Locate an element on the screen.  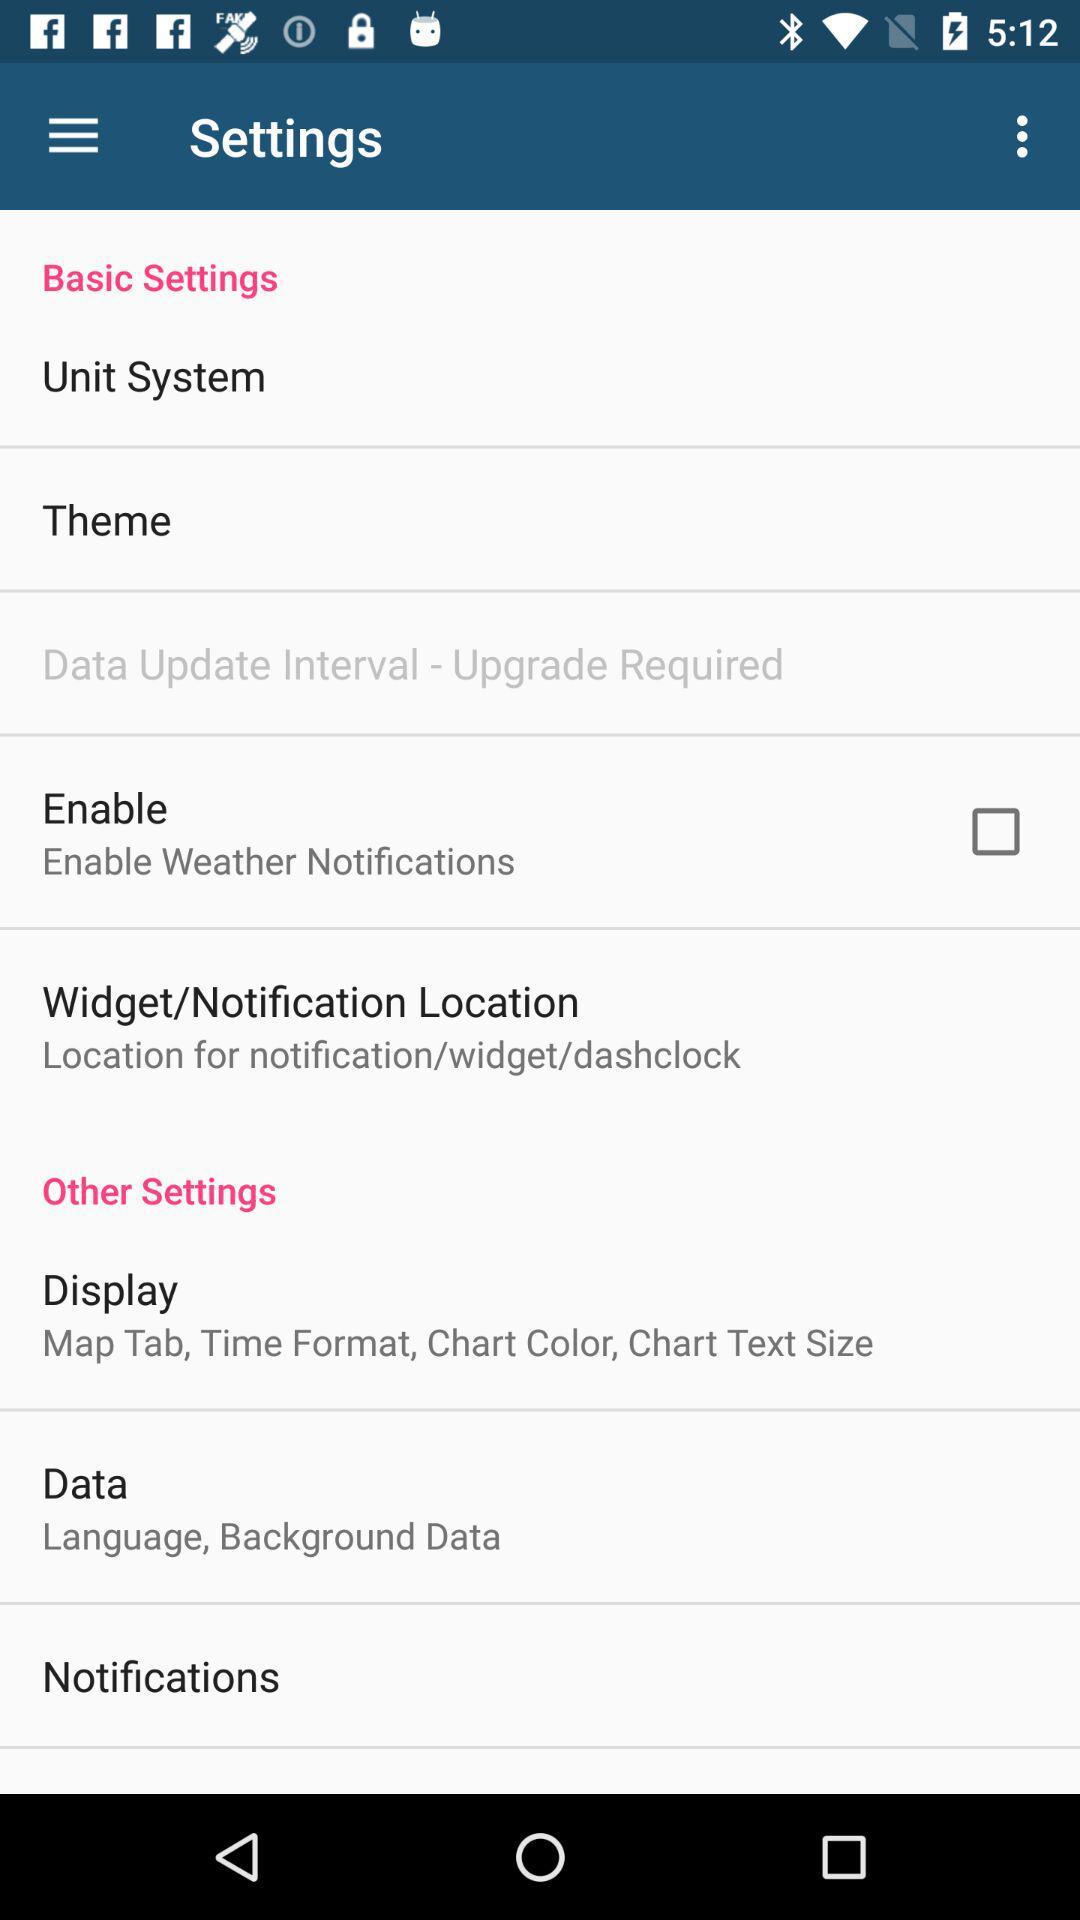
display item is located at coordinates (110, 1288).